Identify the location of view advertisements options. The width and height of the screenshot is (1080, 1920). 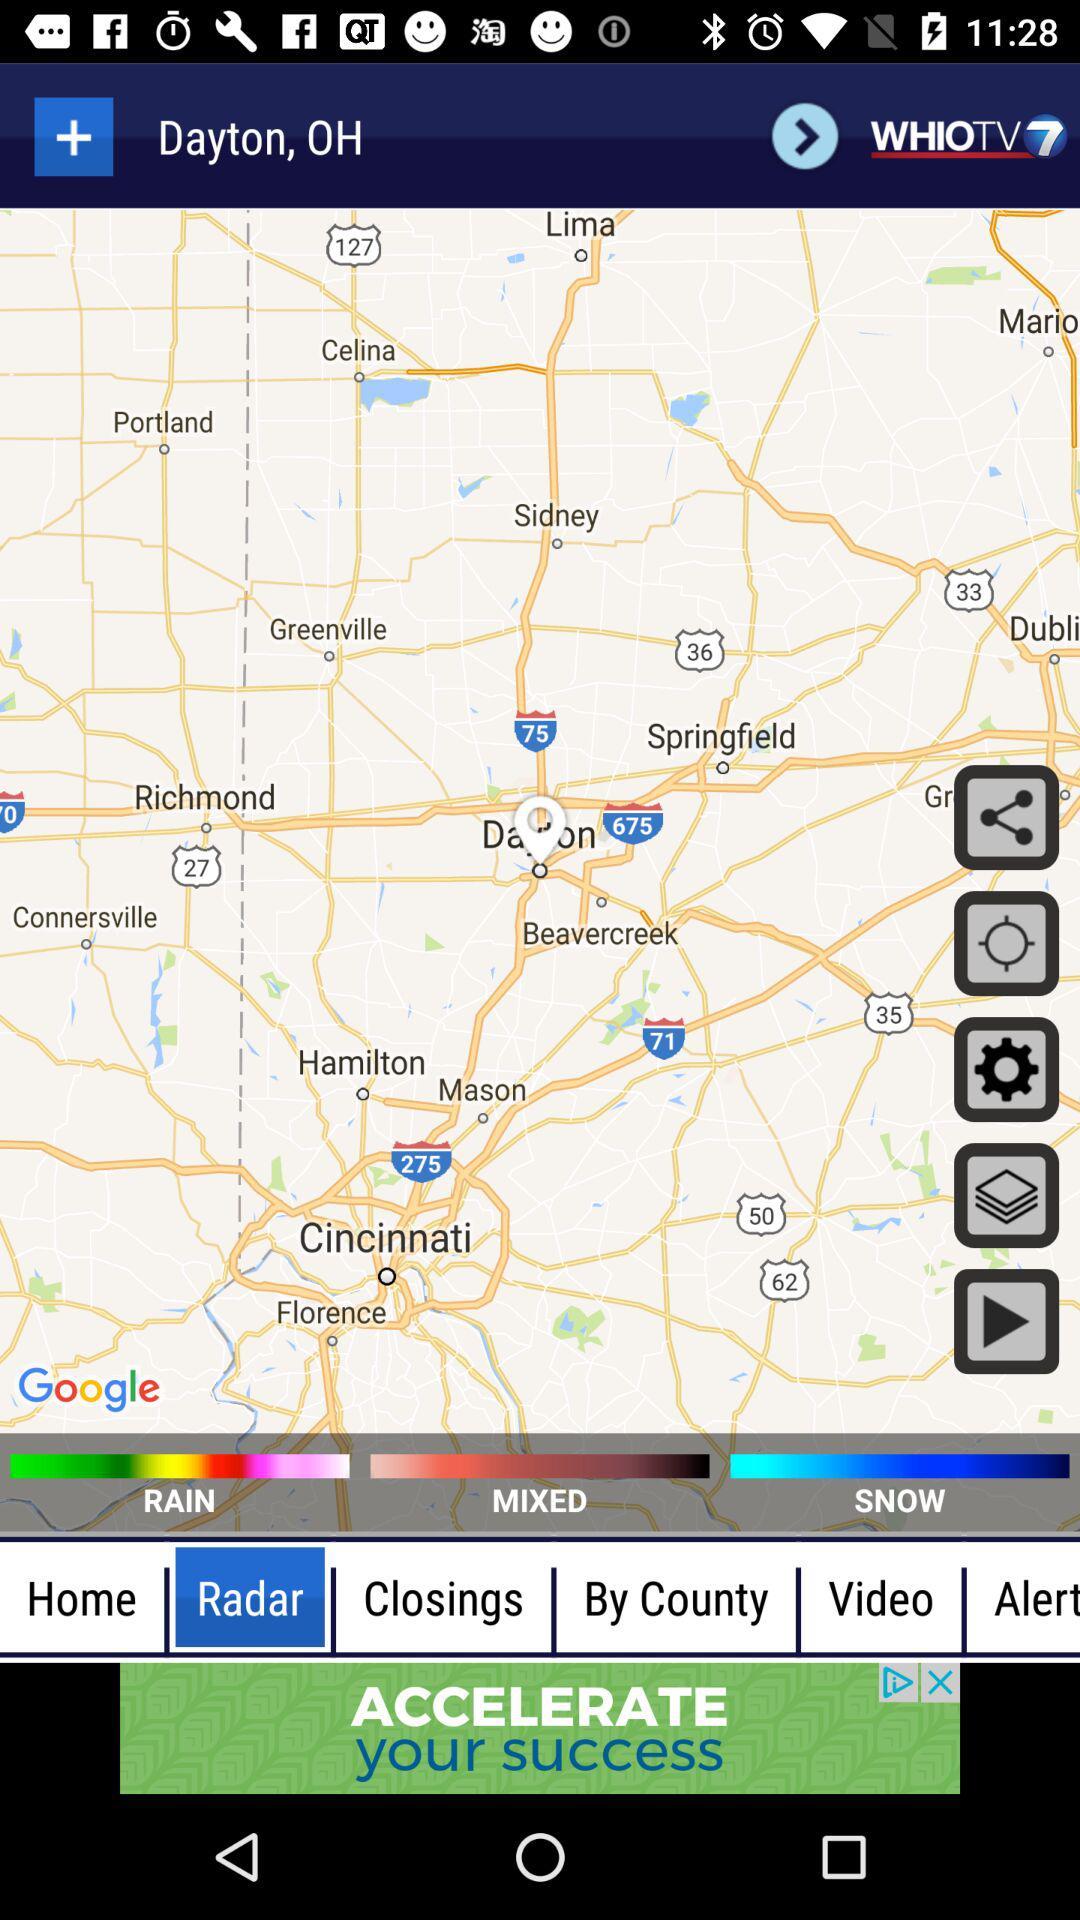
(540, 1727).